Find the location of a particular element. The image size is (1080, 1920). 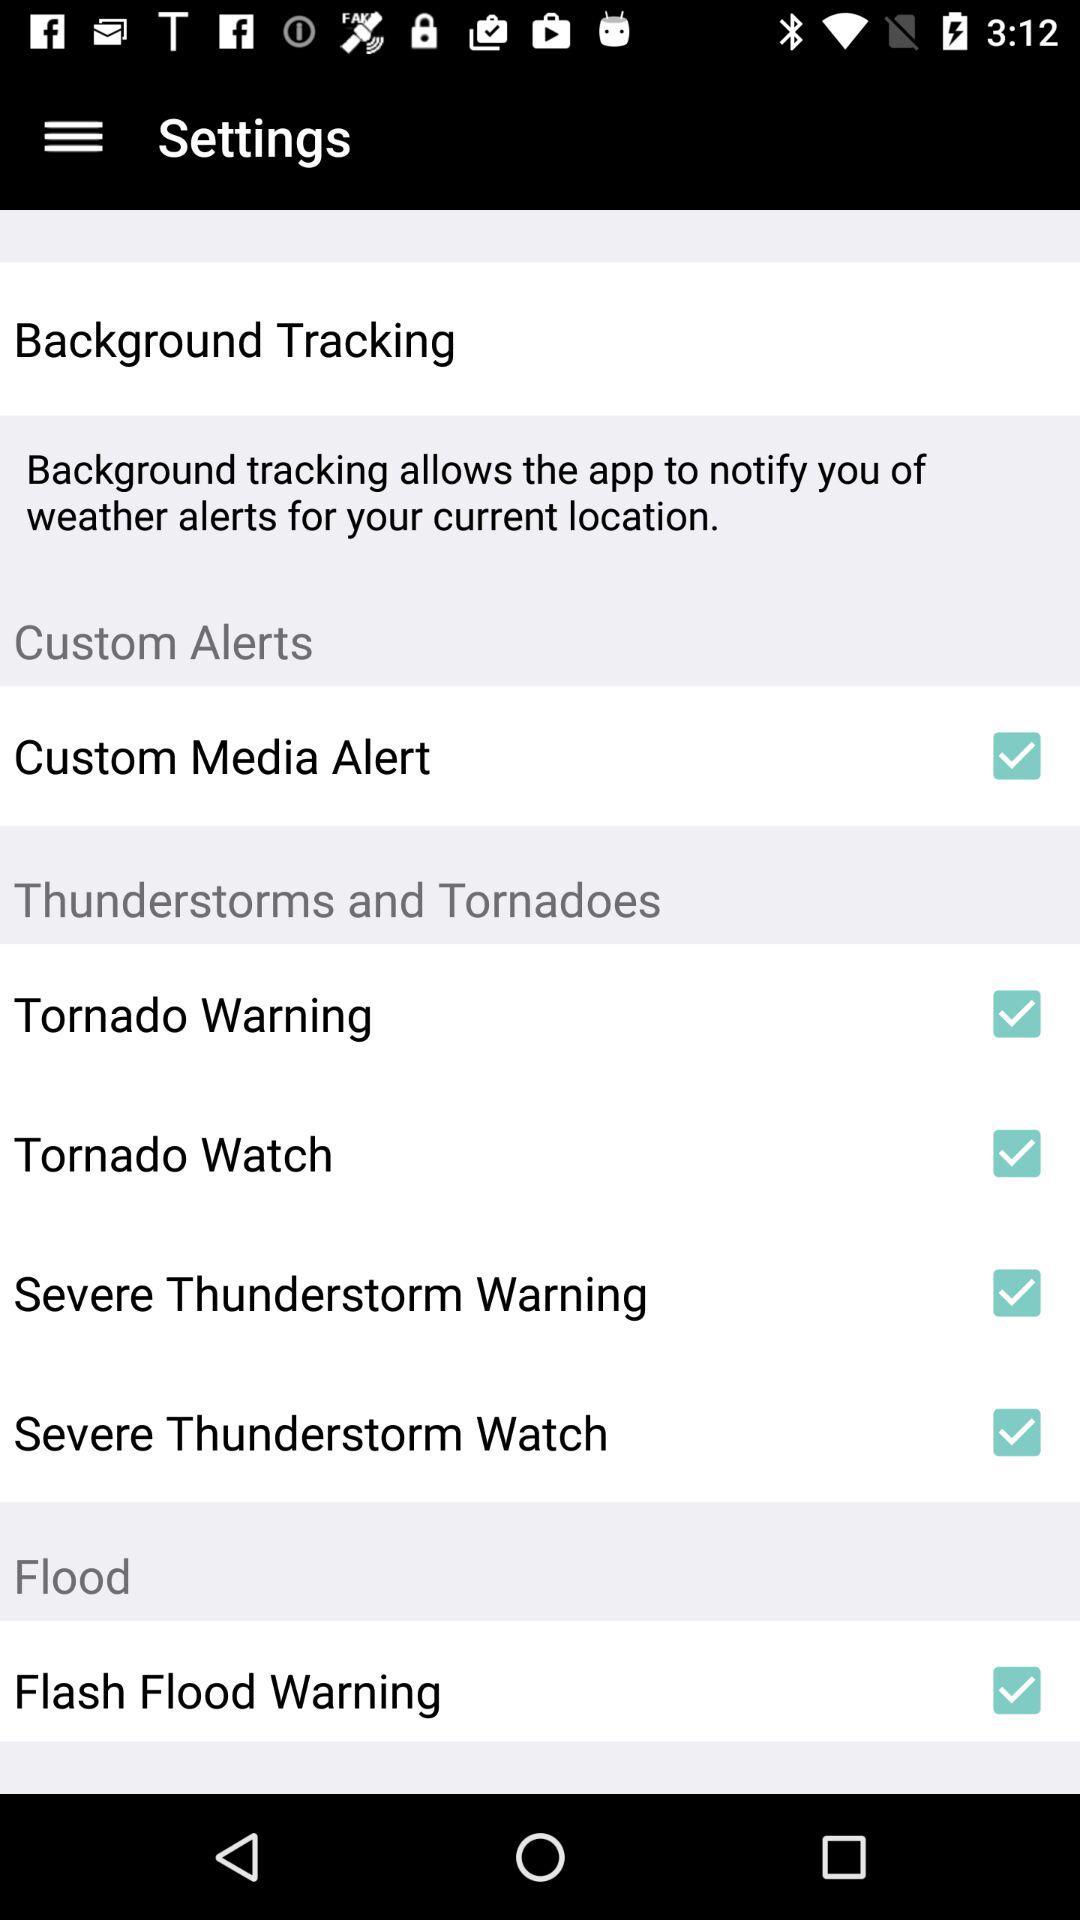

item next to background tracking icon is located at coordinates (1017, 339).